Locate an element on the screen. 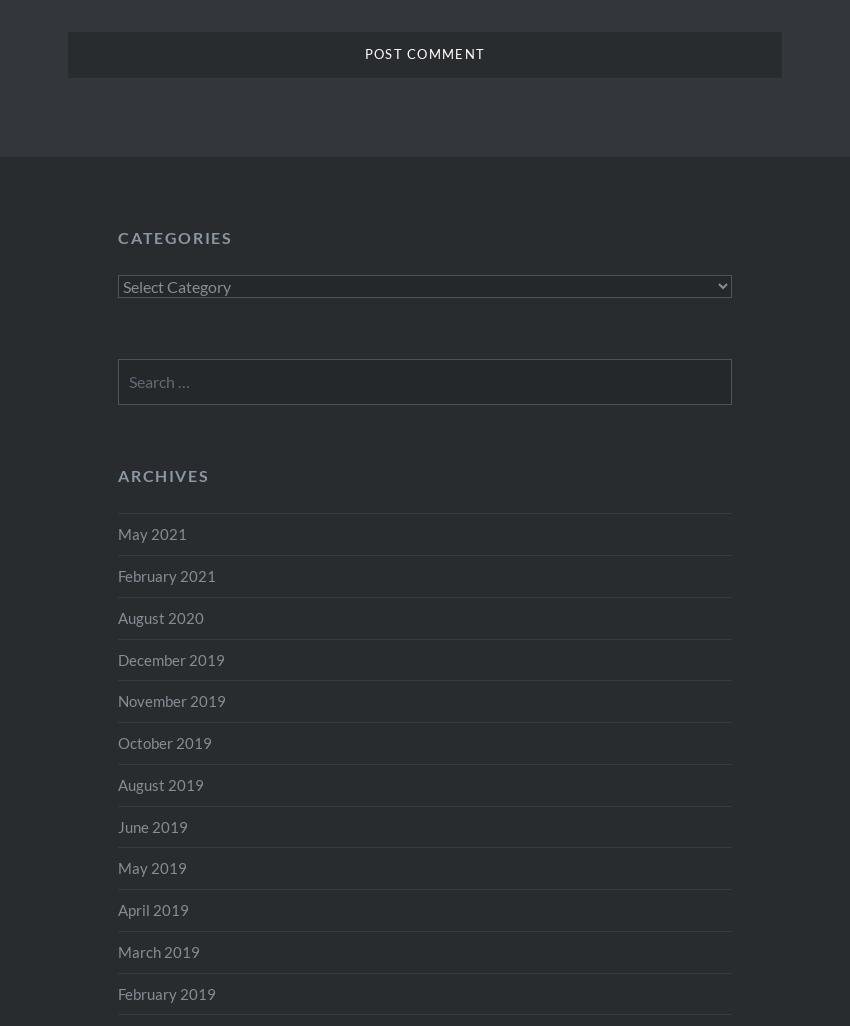 This screenshot has width=850, height=1026. 'March 2019' is located at coordinates (159, 950).